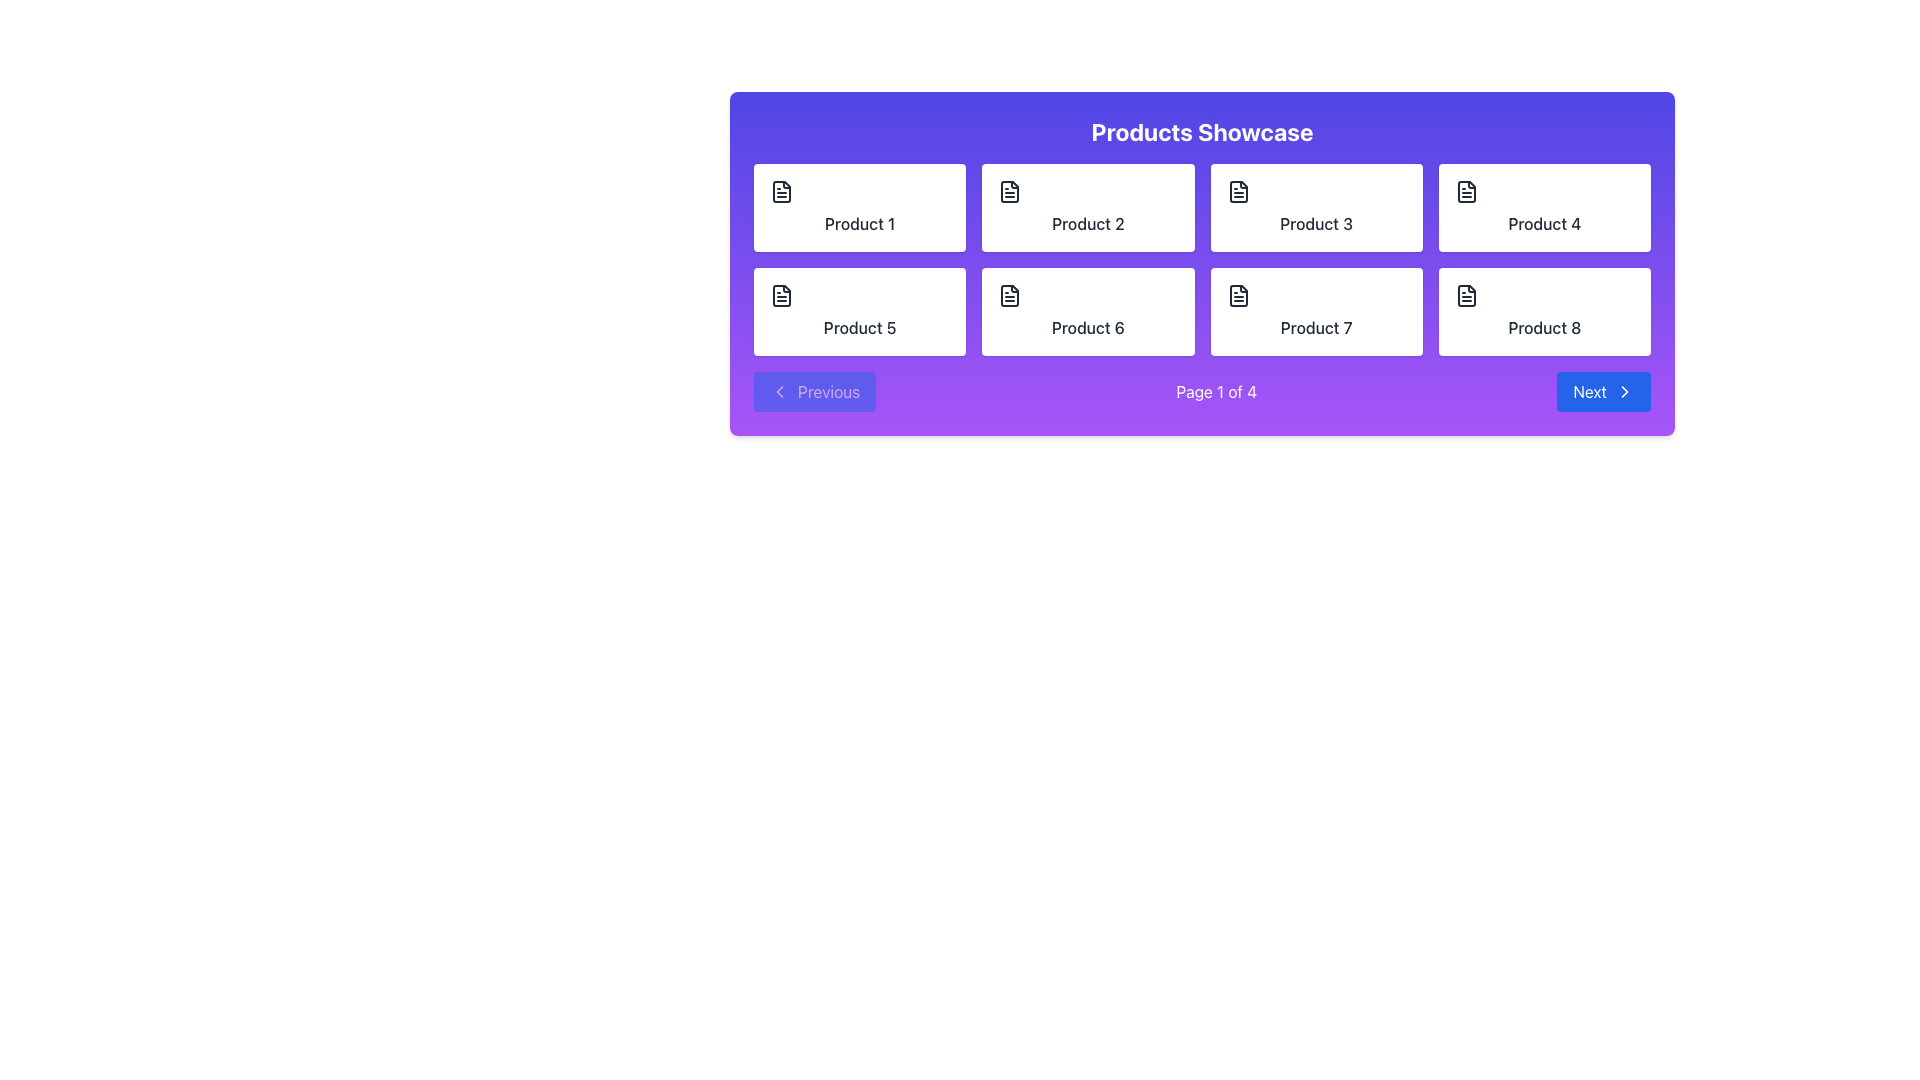 Image resolution: width=1920 pixels, height=1080 pixels. Describe the element at coordinates (1624, 392) in the screenshot. I see `the rightward-pointing arrow icon in the blue 'Next' button at the bottom-right of the interface` at that location.